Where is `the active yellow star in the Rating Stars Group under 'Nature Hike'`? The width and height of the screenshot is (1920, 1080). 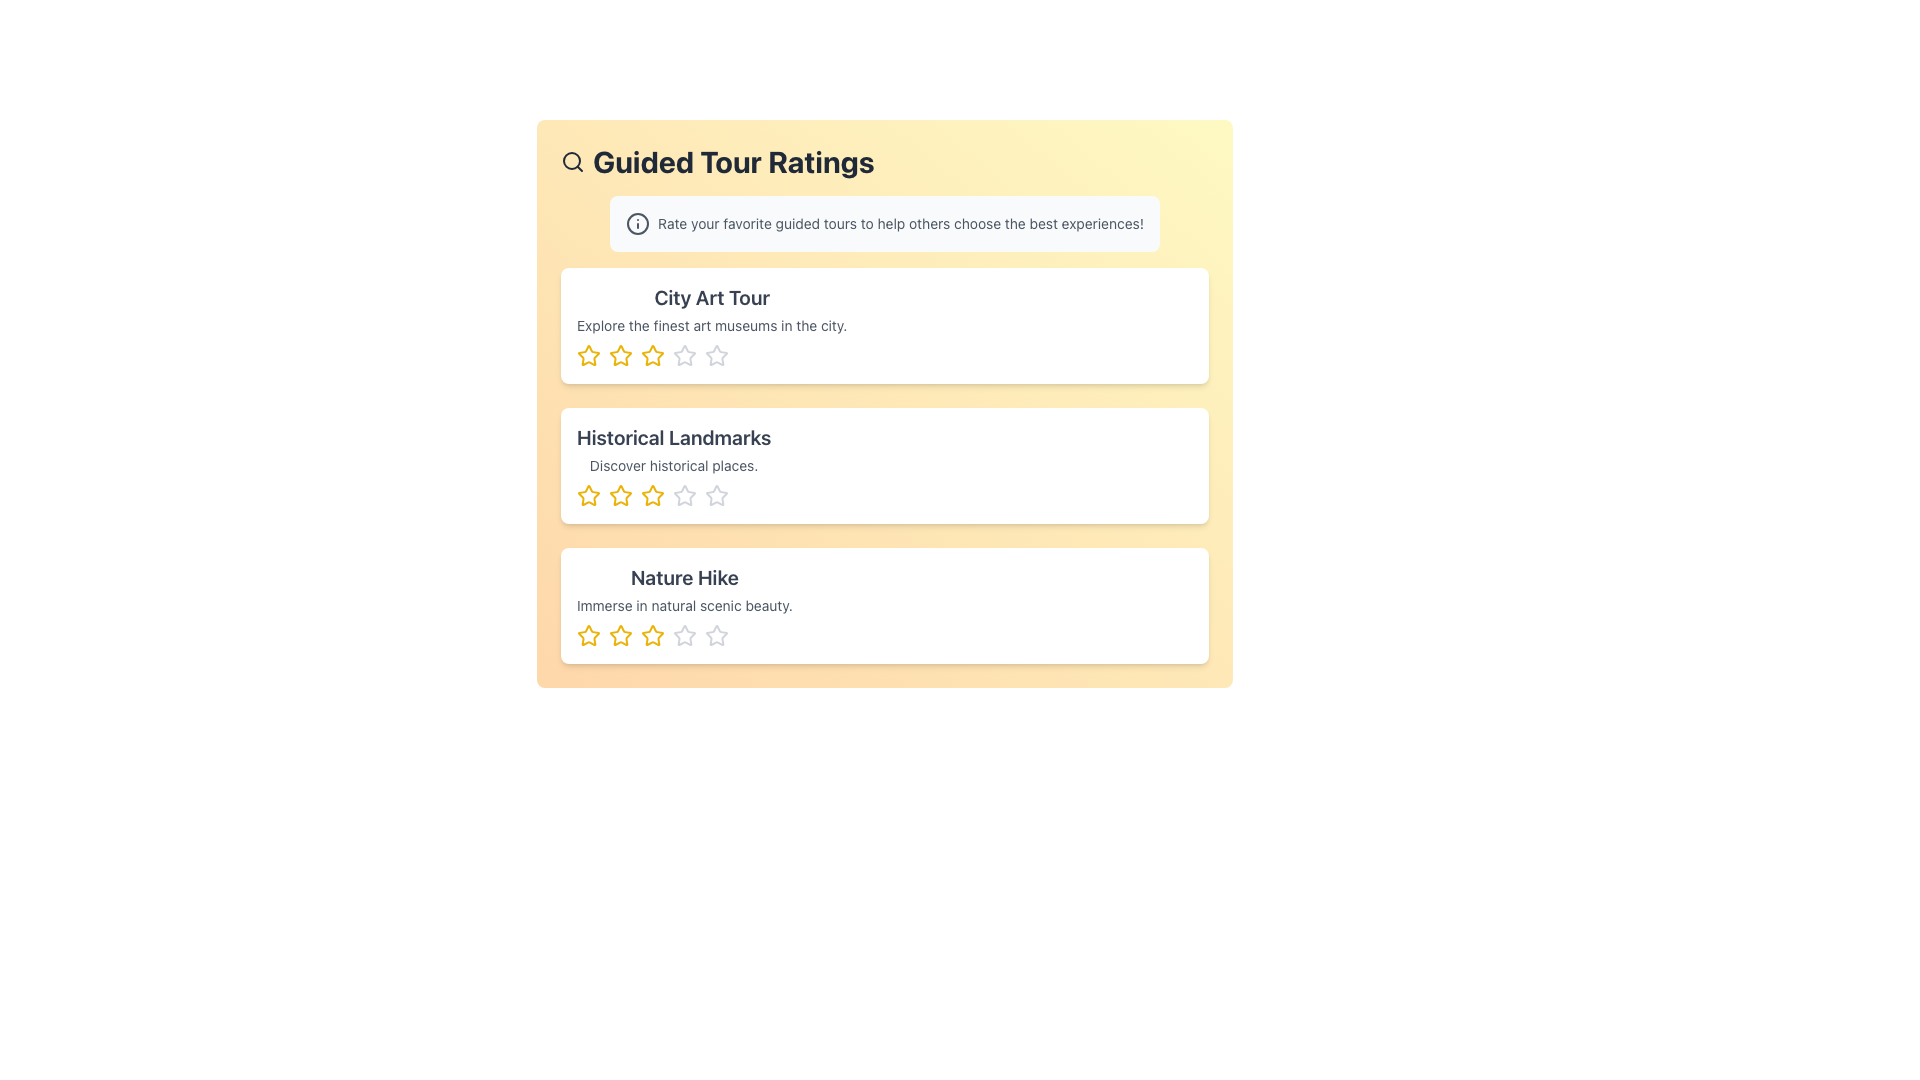 the active yellow star in the Rating Stars Group under 'Nature Hike' is located at coordinates (684, 636).